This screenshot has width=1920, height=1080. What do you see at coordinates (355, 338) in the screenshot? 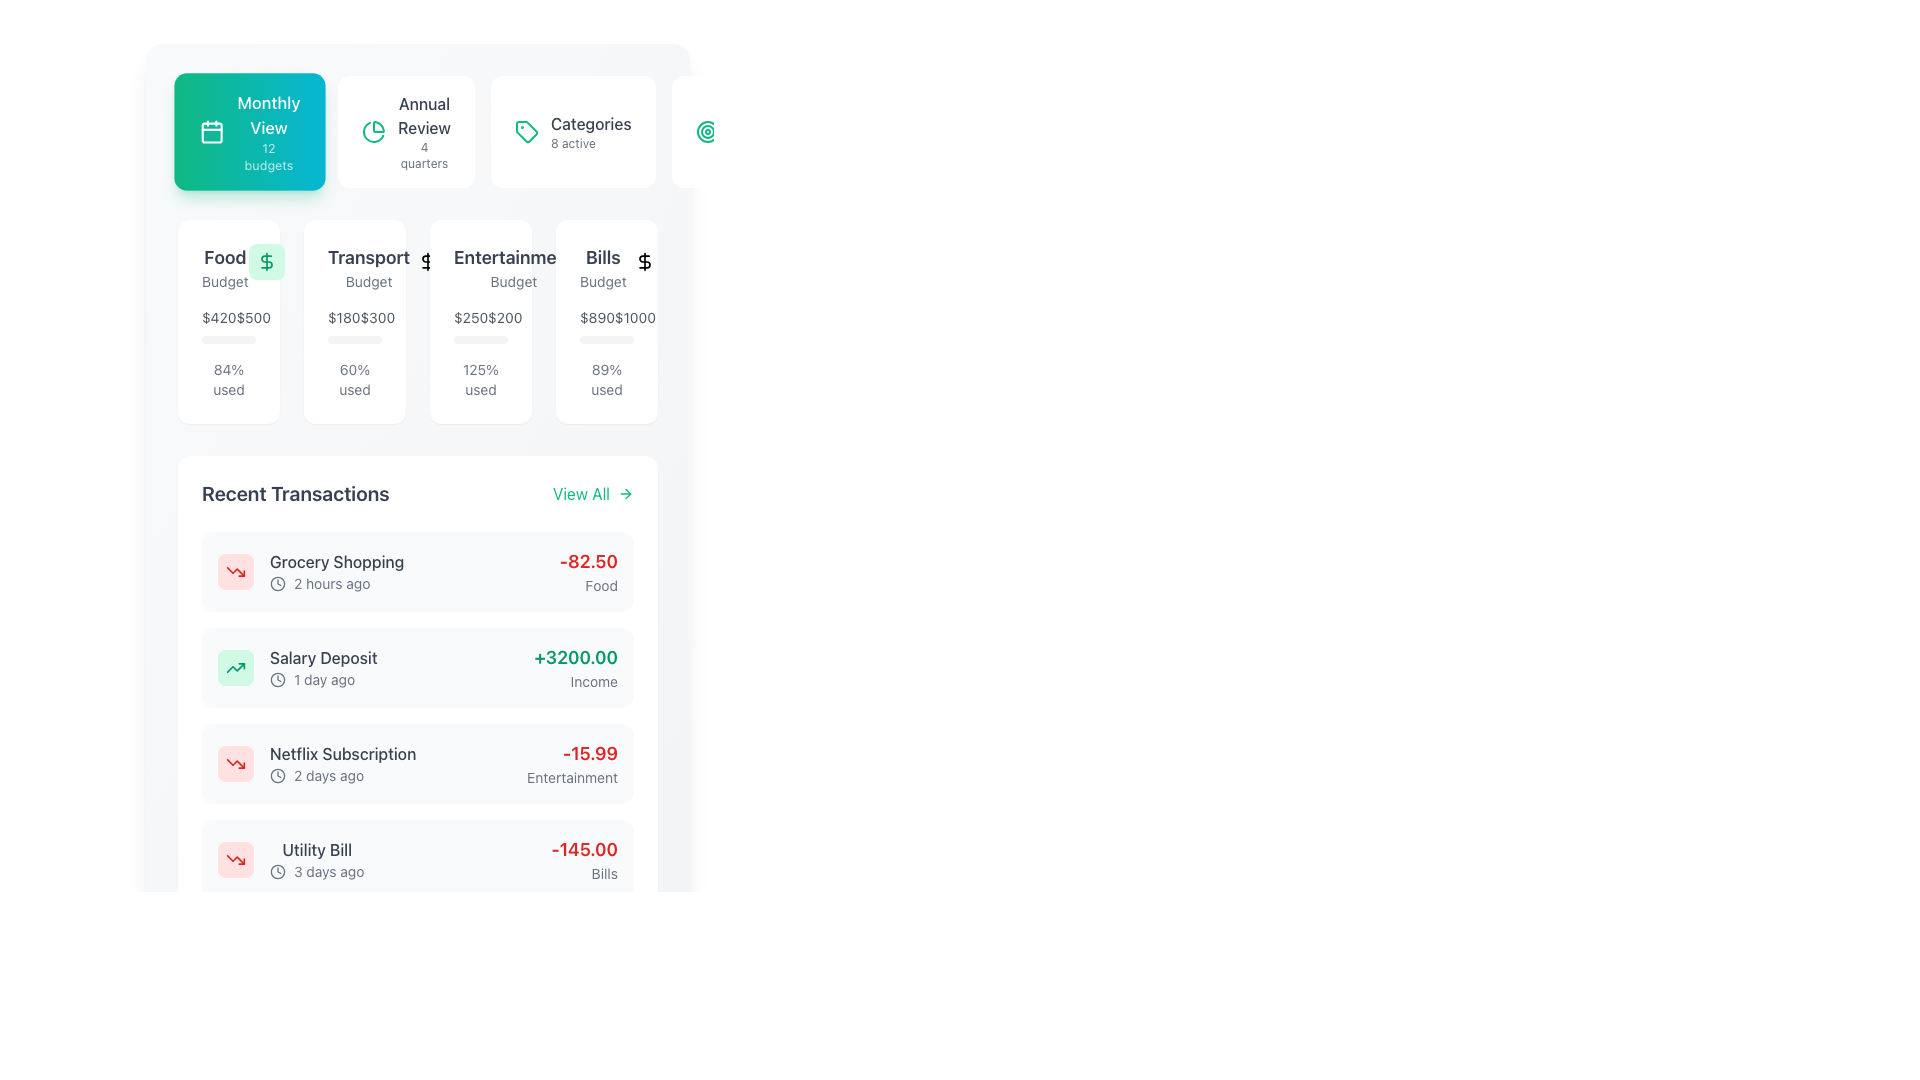
I see `the progress bar that visually represents the percentage of budget used for the 'Transport' category, located in the second card under the 'Monthly View' section` at bounding box center [355, 338].